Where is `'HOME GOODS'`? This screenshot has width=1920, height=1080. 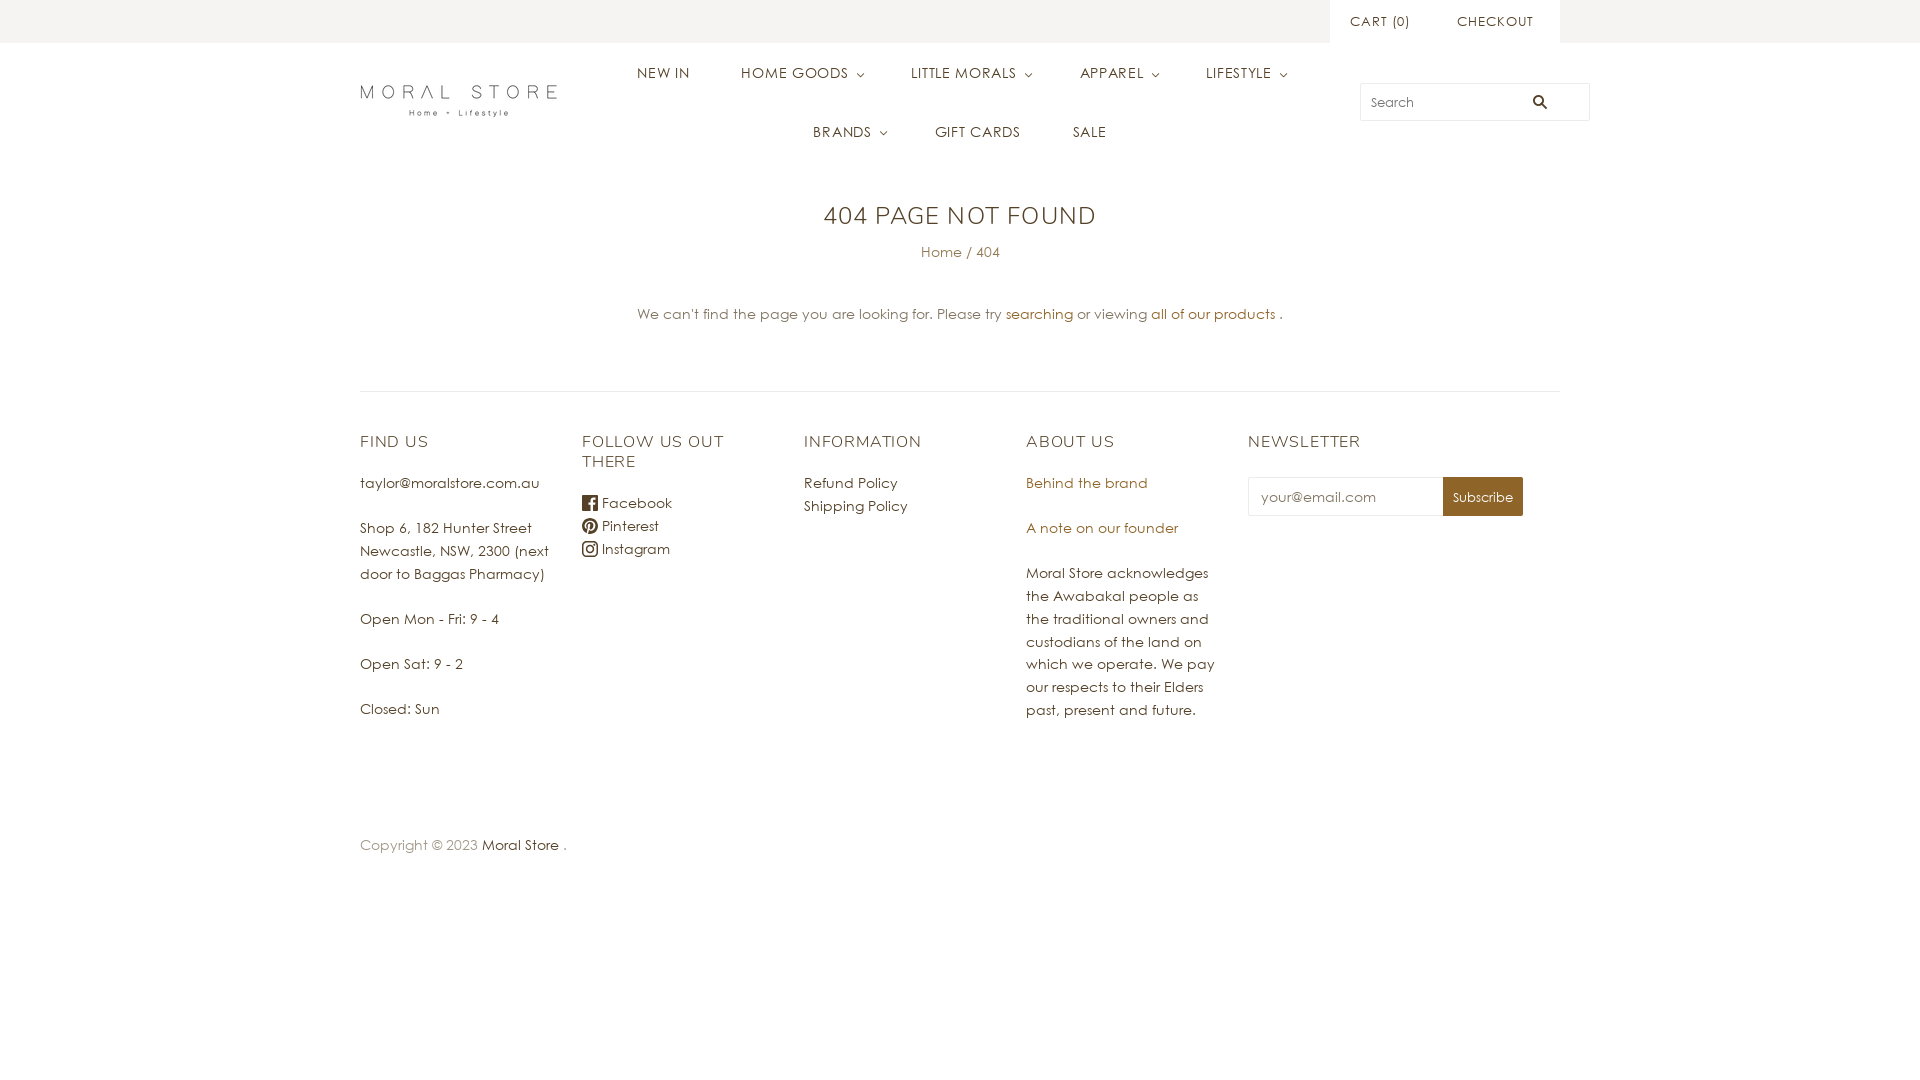 'HOME GOODS' is located at coordinates (800, 72).